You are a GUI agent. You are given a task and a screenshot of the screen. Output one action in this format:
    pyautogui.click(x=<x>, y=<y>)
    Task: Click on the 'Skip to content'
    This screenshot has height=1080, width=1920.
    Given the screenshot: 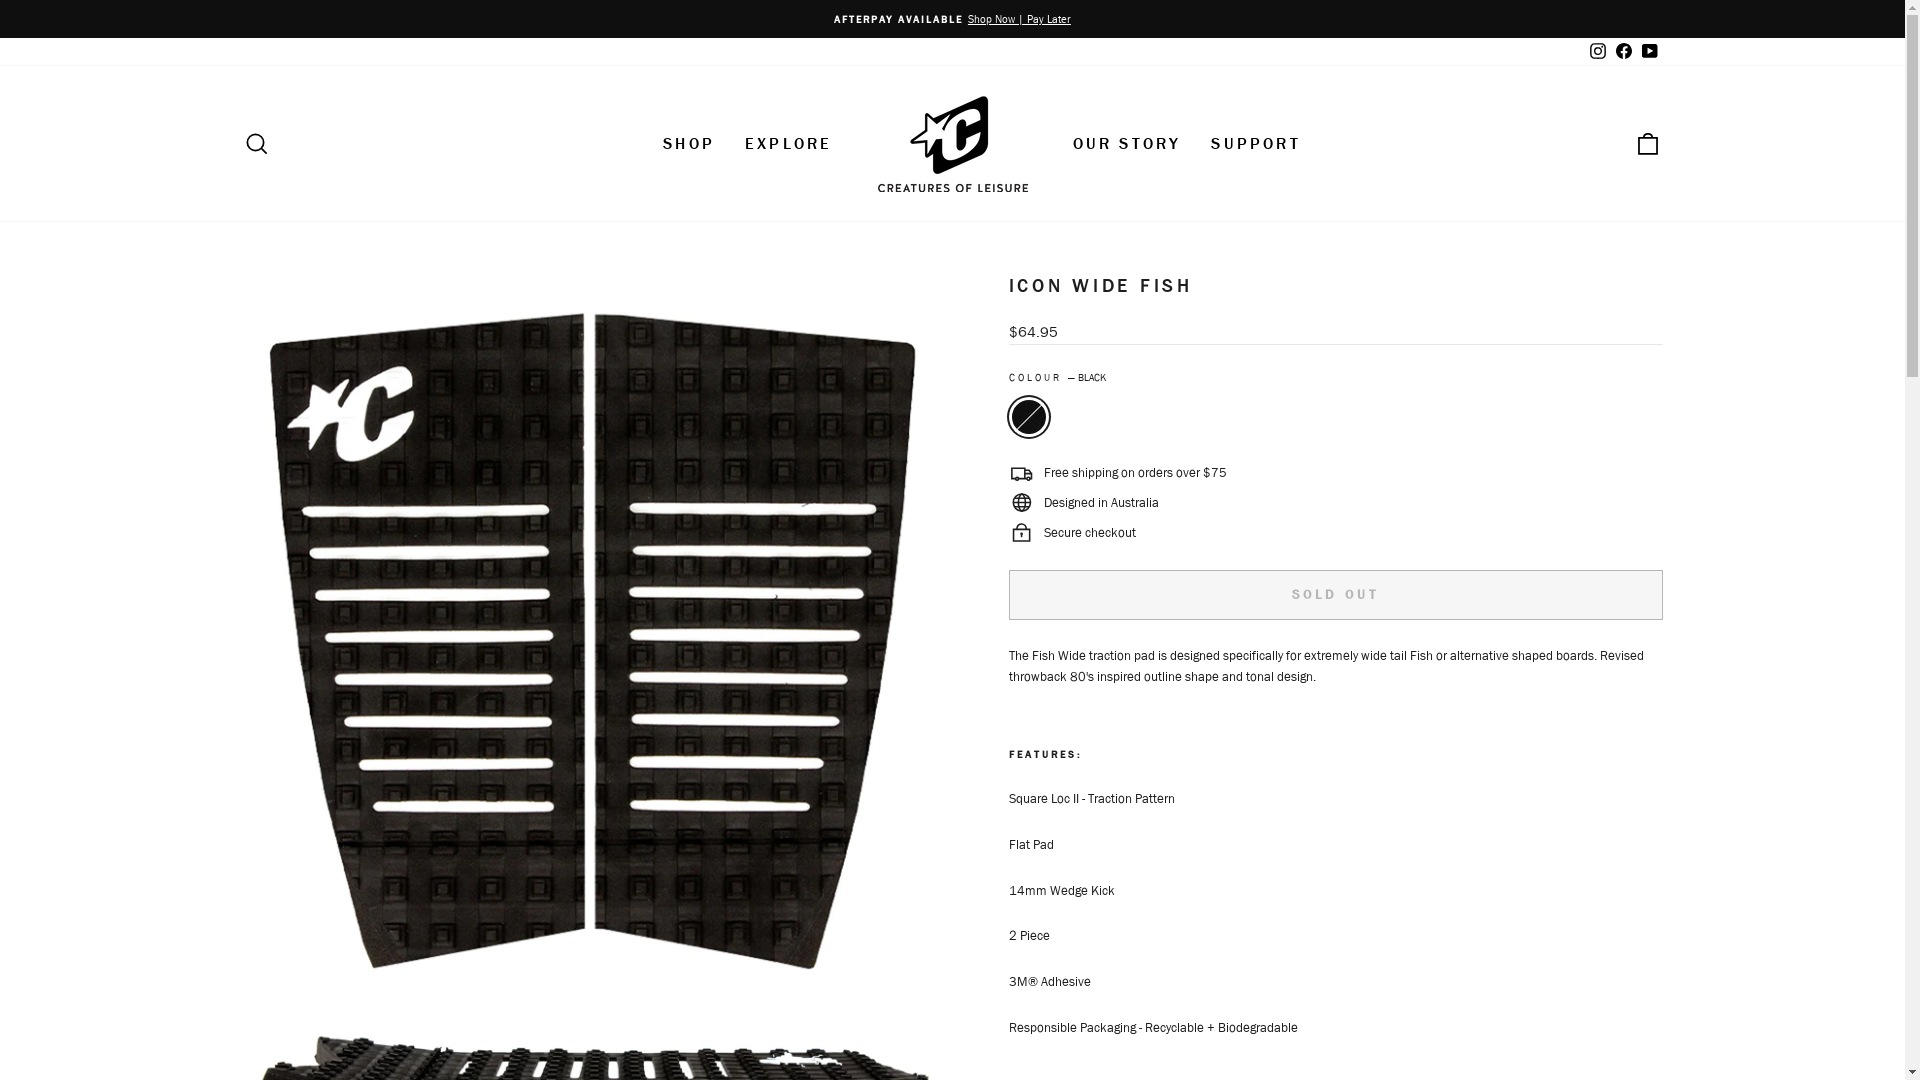 What is the action you would take?
    pyautogui.click(x=0, y=0)
    